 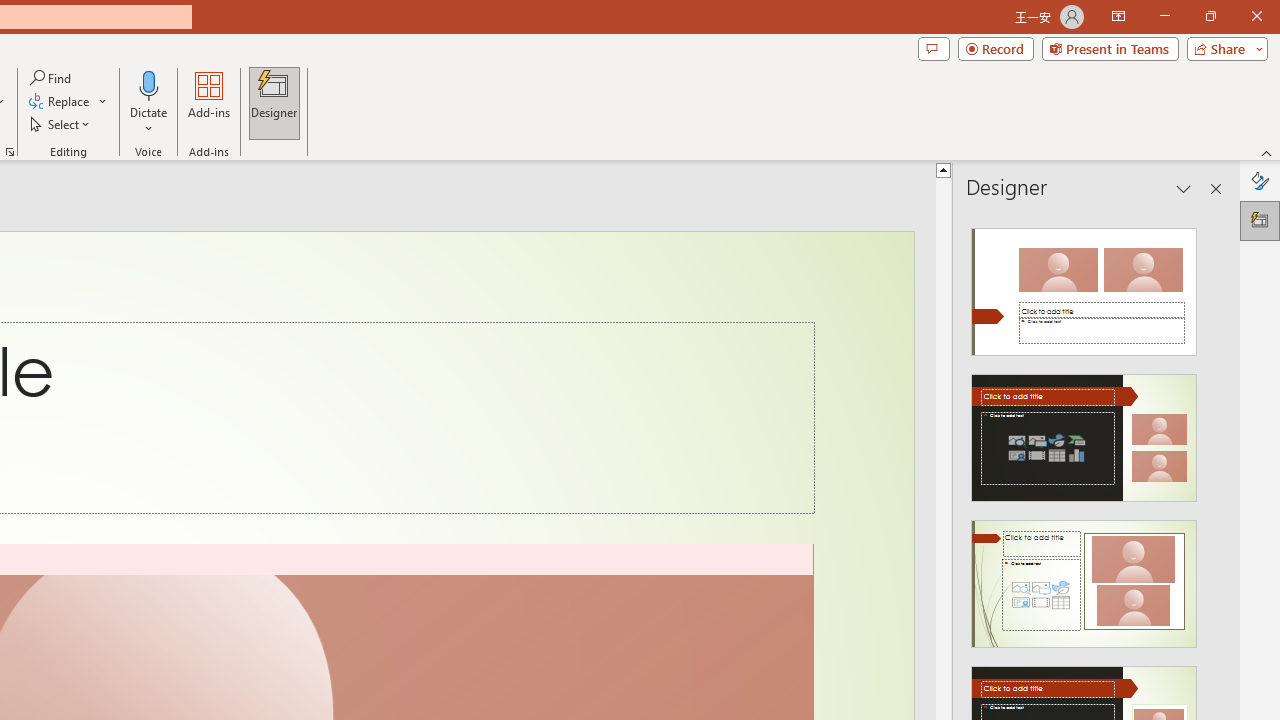 What do you see at coordinates (932, 47) in the screenshot?
I see `'Comments'` at bounding box center [932, 47].